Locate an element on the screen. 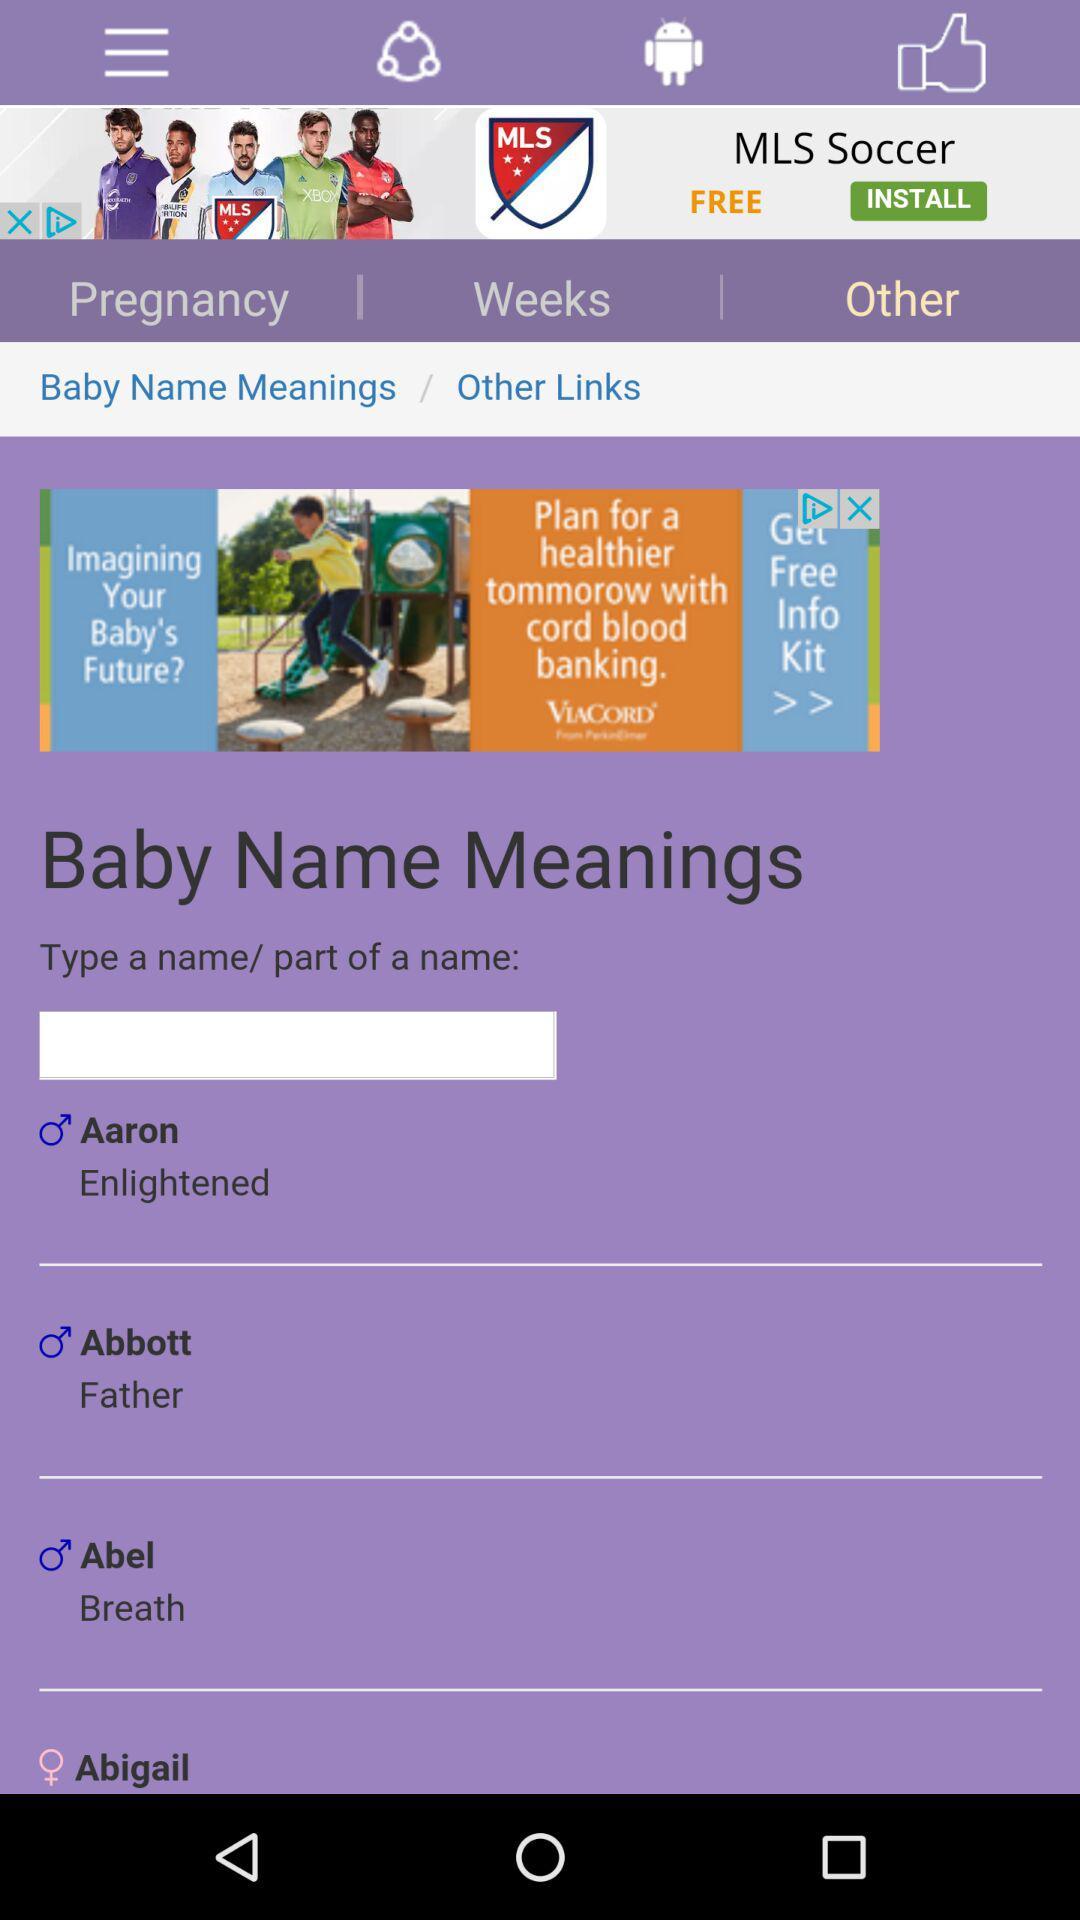 This screenshot has width=1080, height=1920. like and/or comment/review is located at coordinates (941, 52).